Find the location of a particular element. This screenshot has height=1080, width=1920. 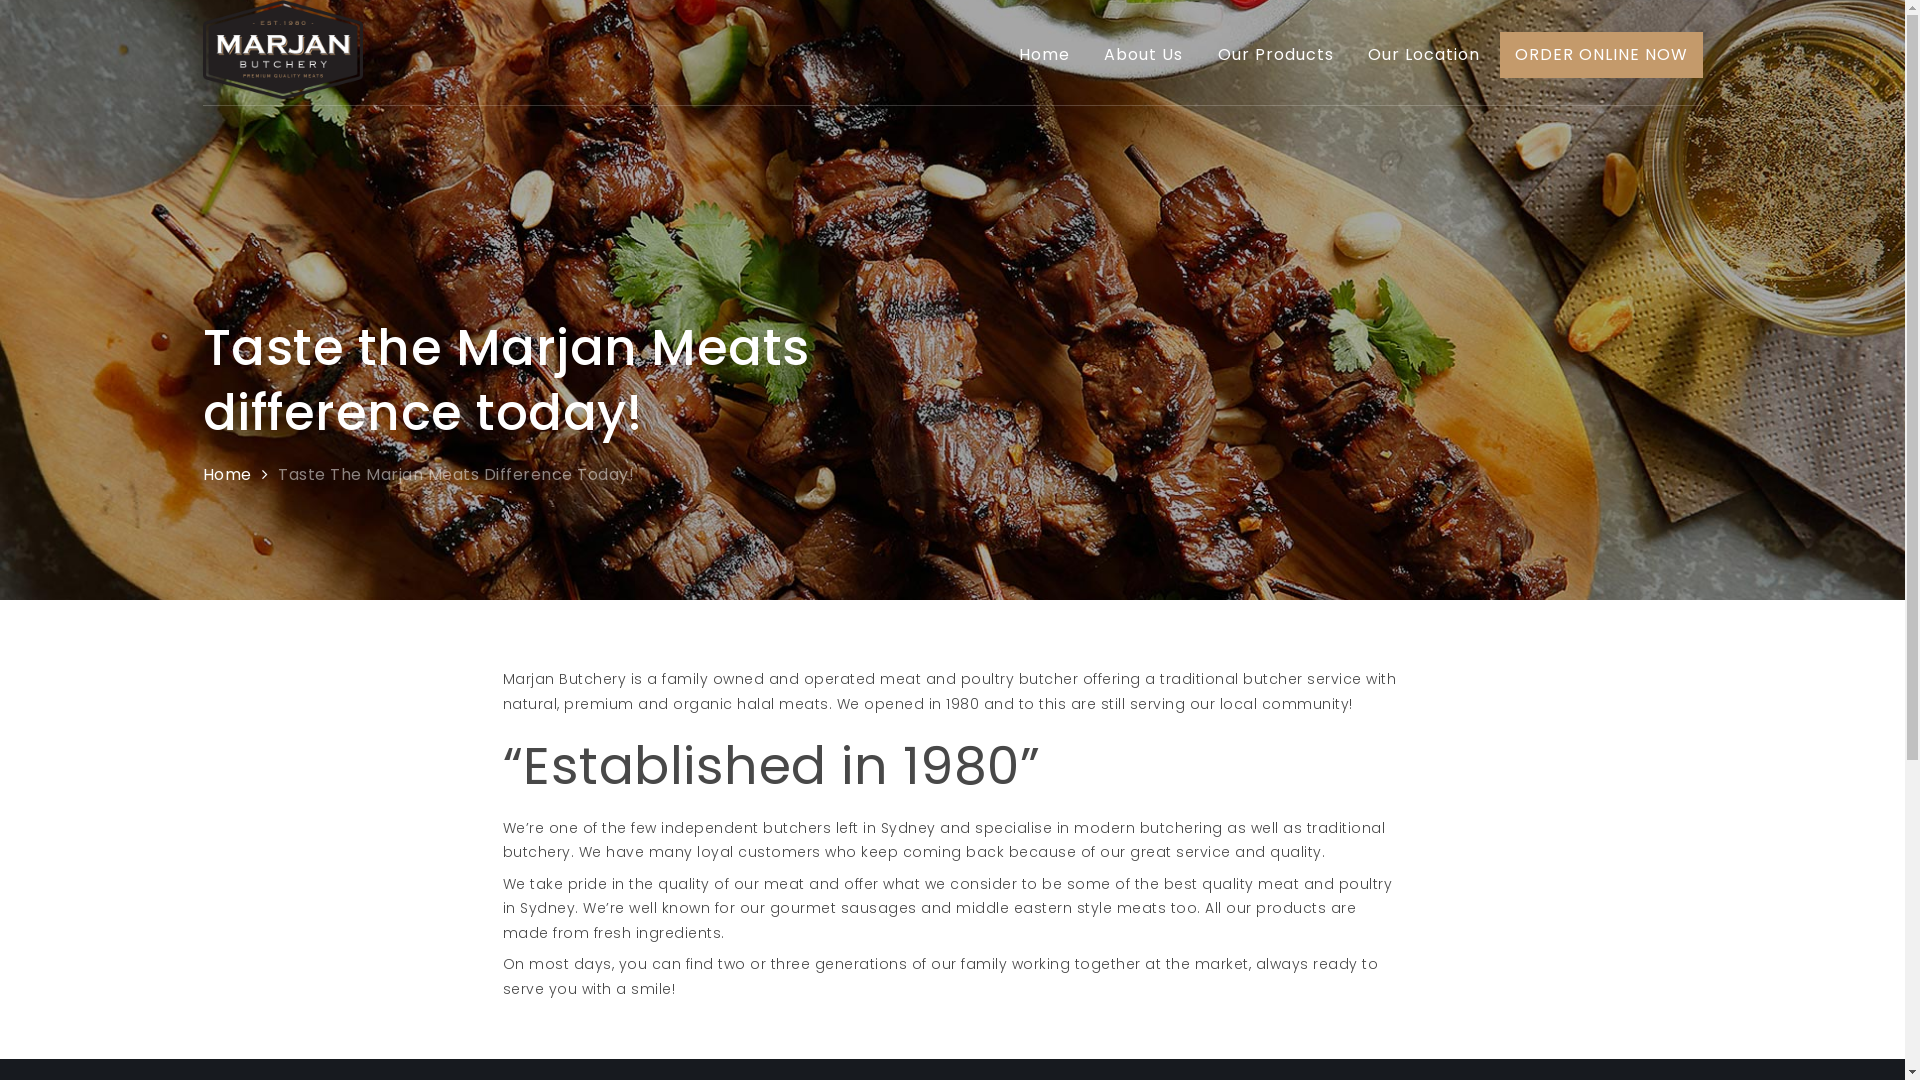

'ORDER ONLINE NOW' is located at coordinates (1601, 53).